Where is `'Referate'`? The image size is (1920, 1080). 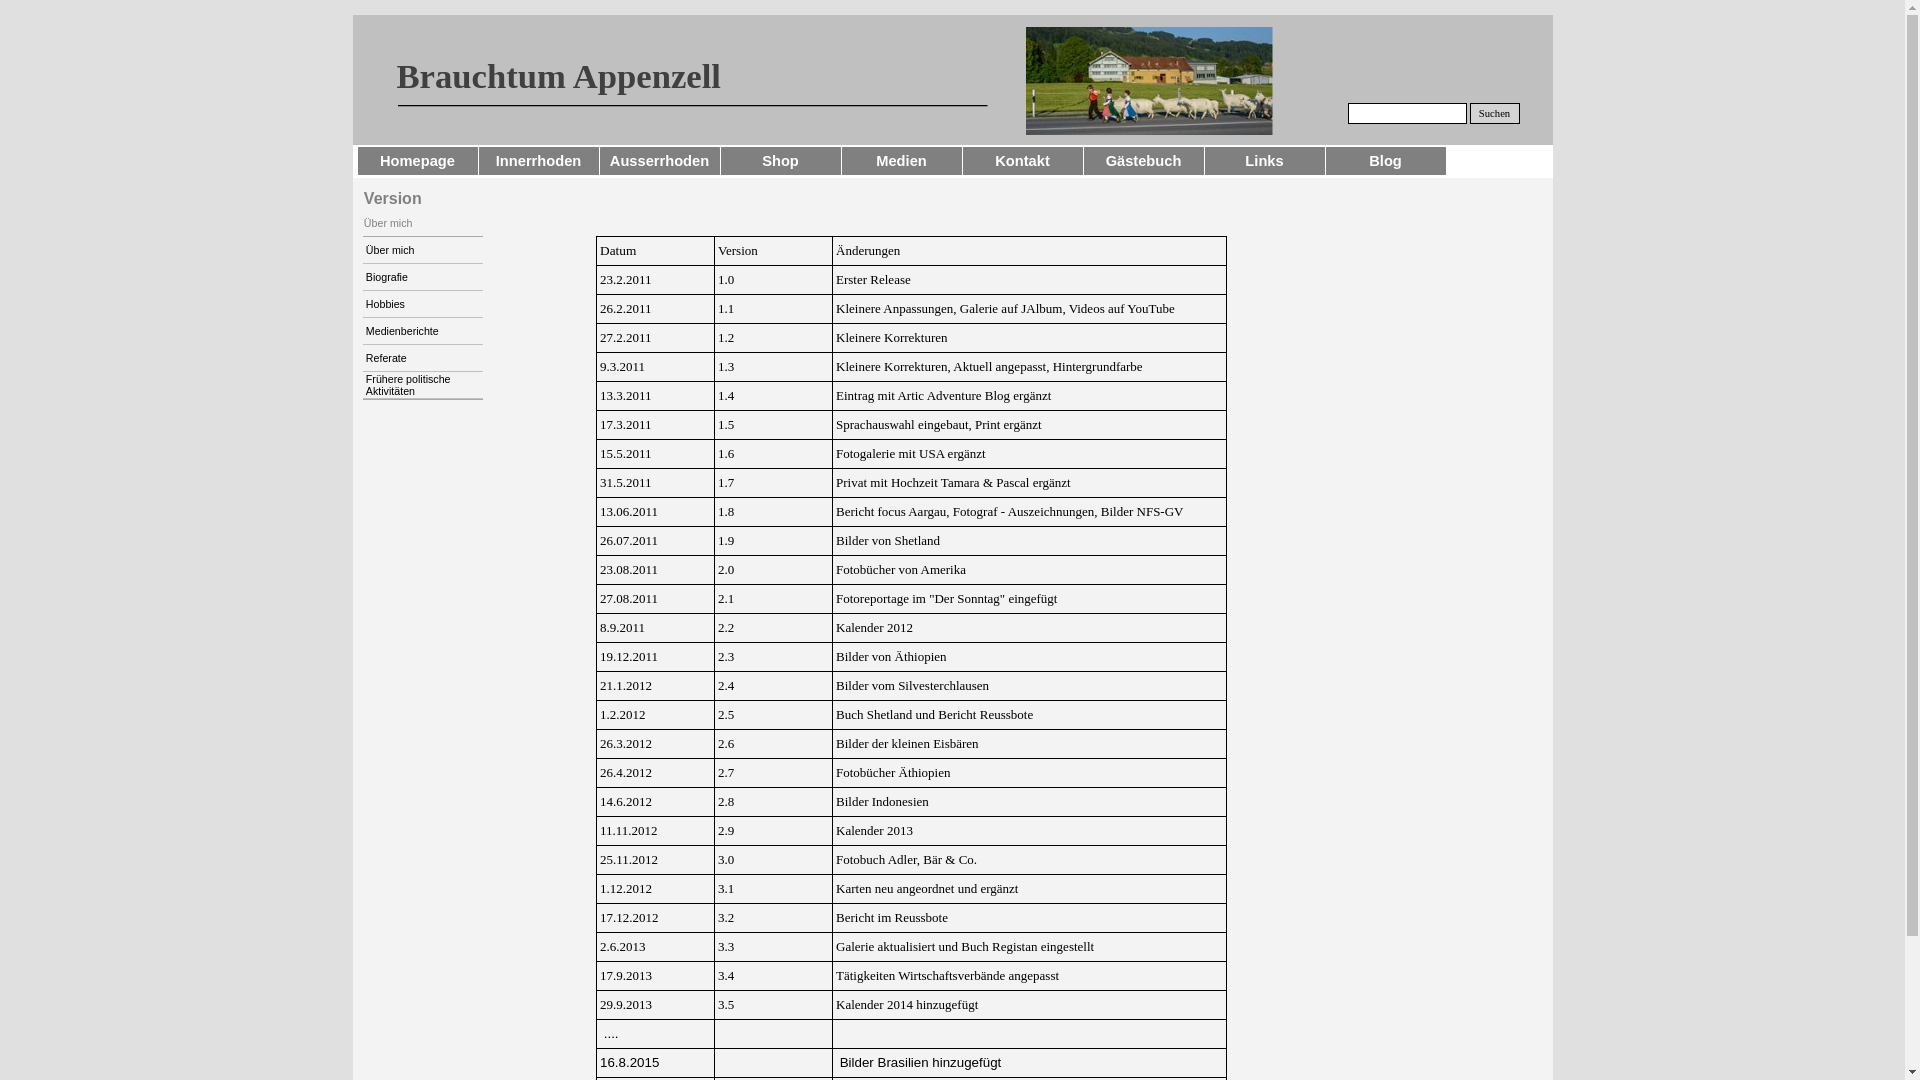
'Referate' is located at coordinates (421, 357).